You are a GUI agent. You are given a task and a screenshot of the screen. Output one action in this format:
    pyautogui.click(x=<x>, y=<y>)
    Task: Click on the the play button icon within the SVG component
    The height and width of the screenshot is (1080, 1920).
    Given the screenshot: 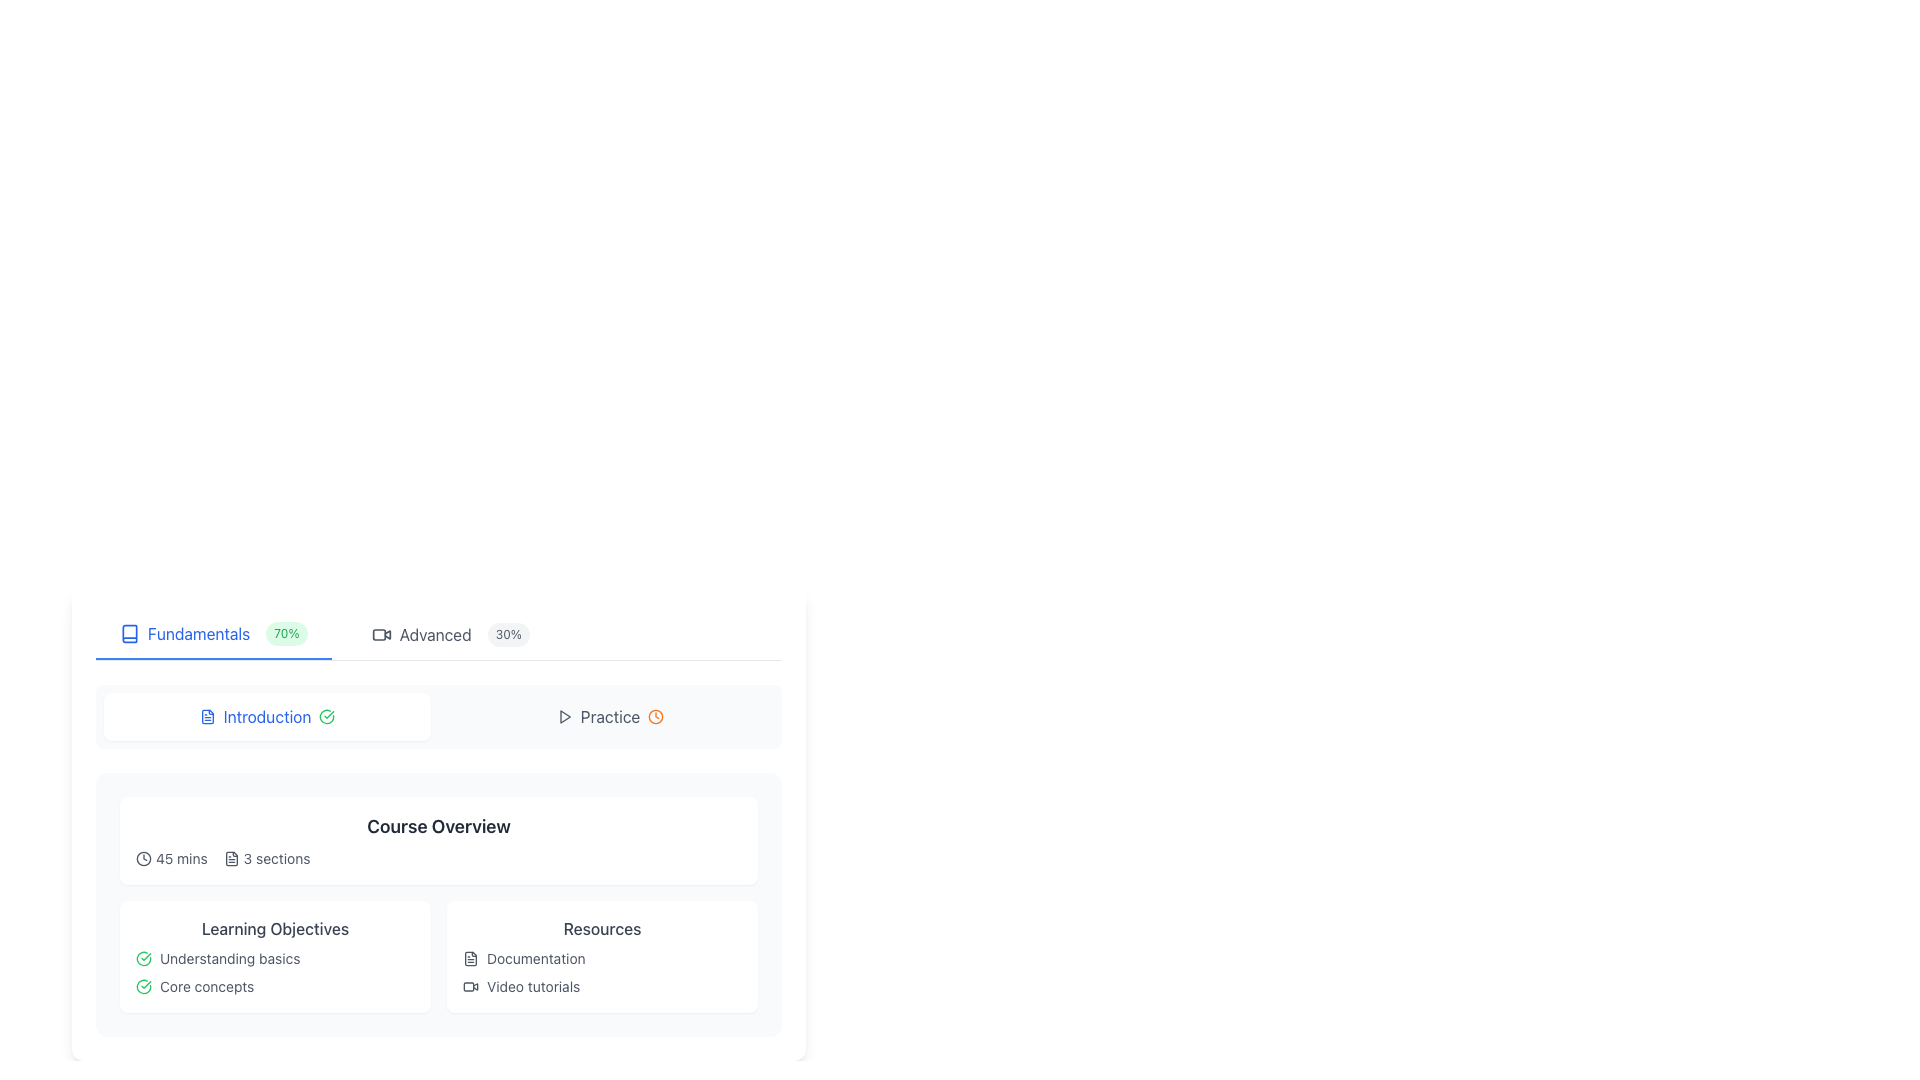 What is the action you would take?
    pyautogui.click(x=564, y=716)
    